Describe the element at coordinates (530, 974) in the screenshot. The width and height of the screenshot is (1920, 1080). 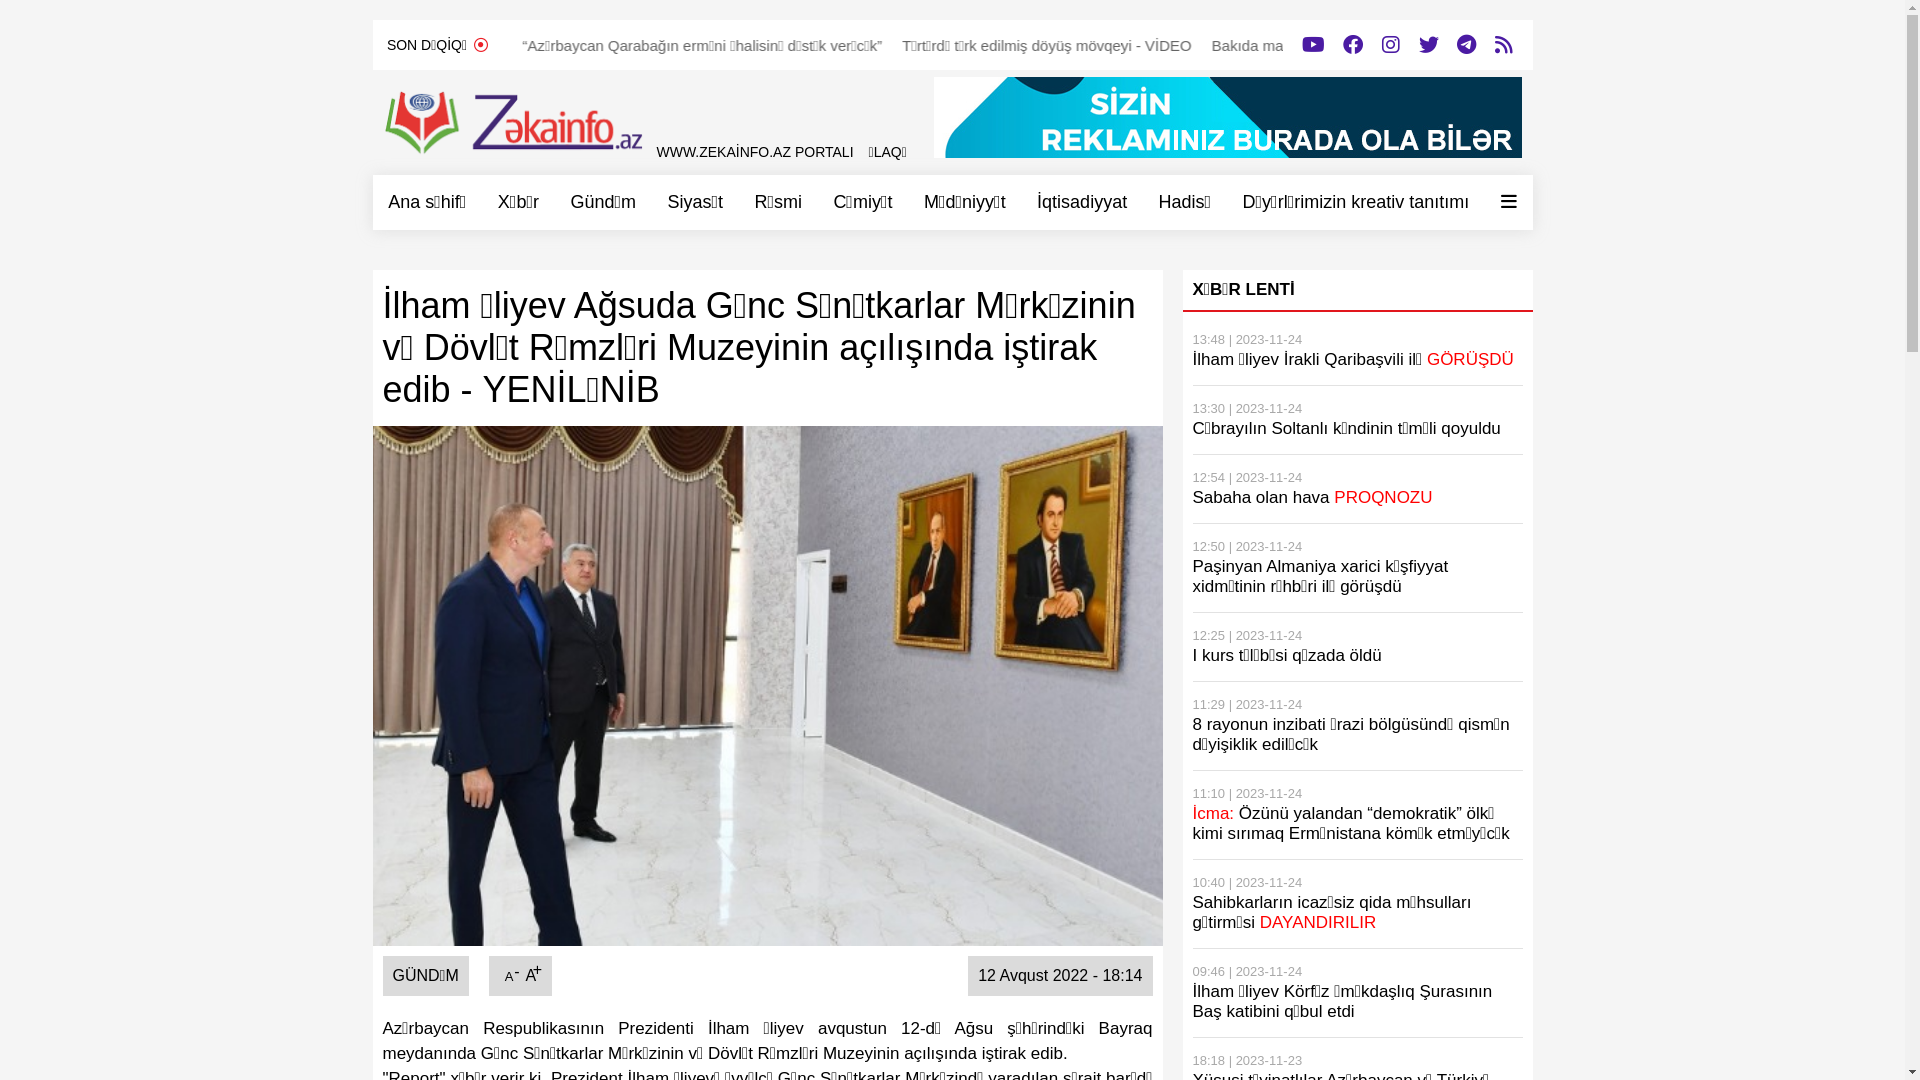
I see `'A` at that location.